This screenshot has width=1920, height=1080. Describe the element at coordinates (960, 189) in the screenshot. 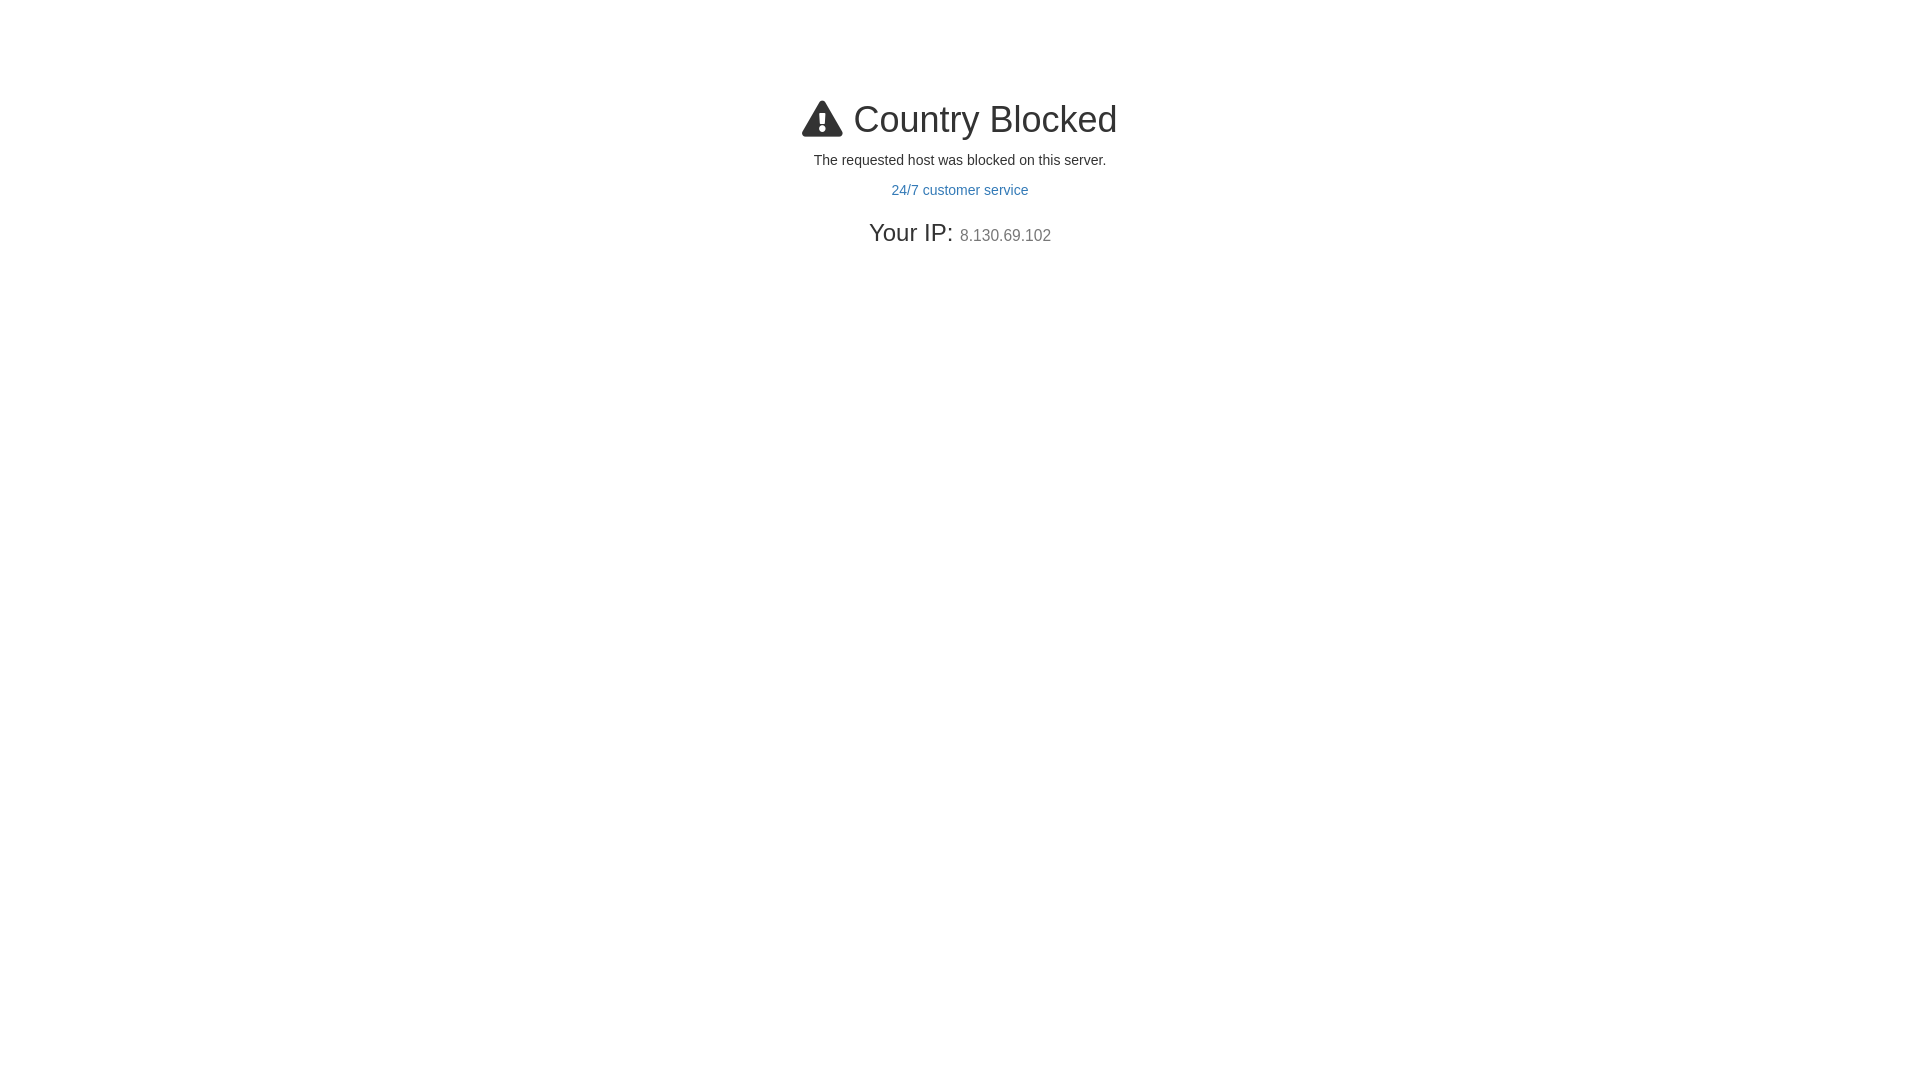

I see `'24/7 customer service'` at that location.